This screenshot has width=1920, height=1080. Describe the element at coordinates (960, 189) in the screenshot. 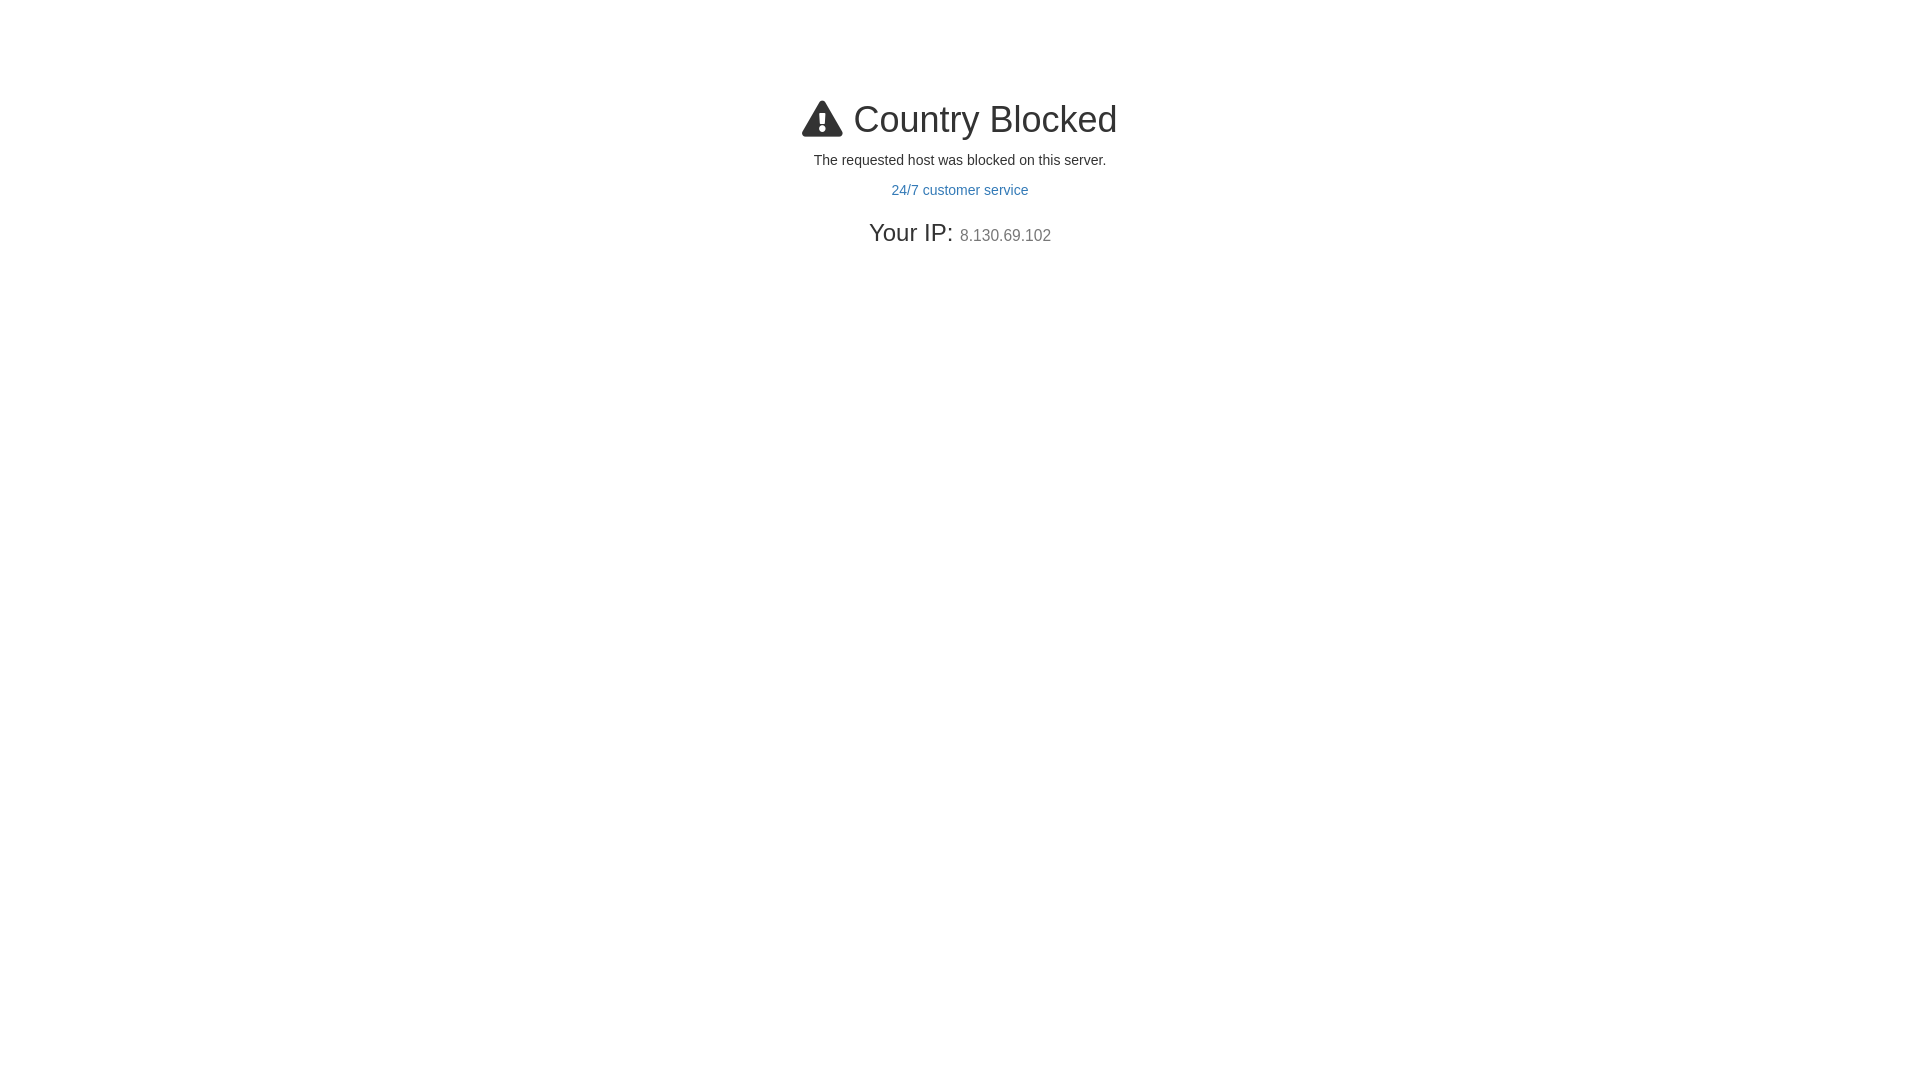

I see `'24/7 customer service'` at that location.